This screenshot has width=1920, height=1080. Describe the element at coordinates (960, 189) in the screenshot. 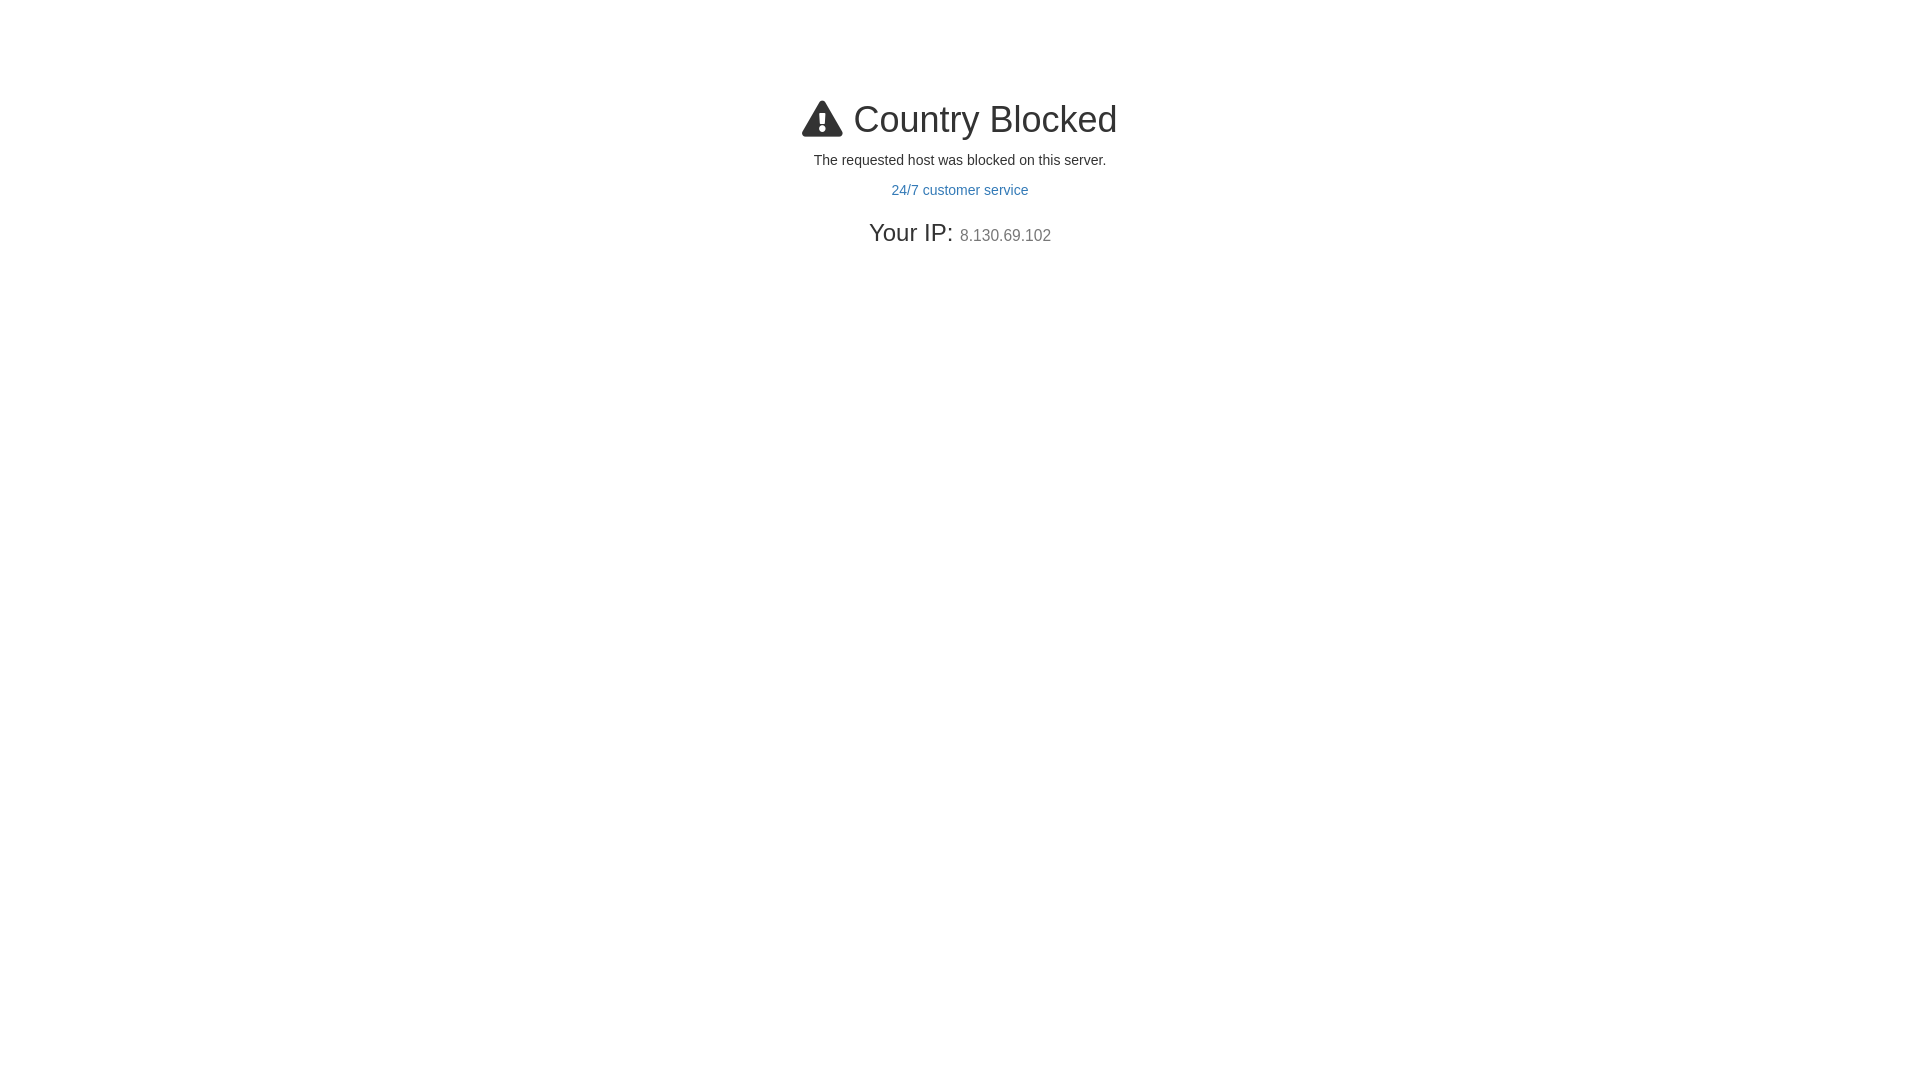

I see `'24/7 customer service'` at that location.